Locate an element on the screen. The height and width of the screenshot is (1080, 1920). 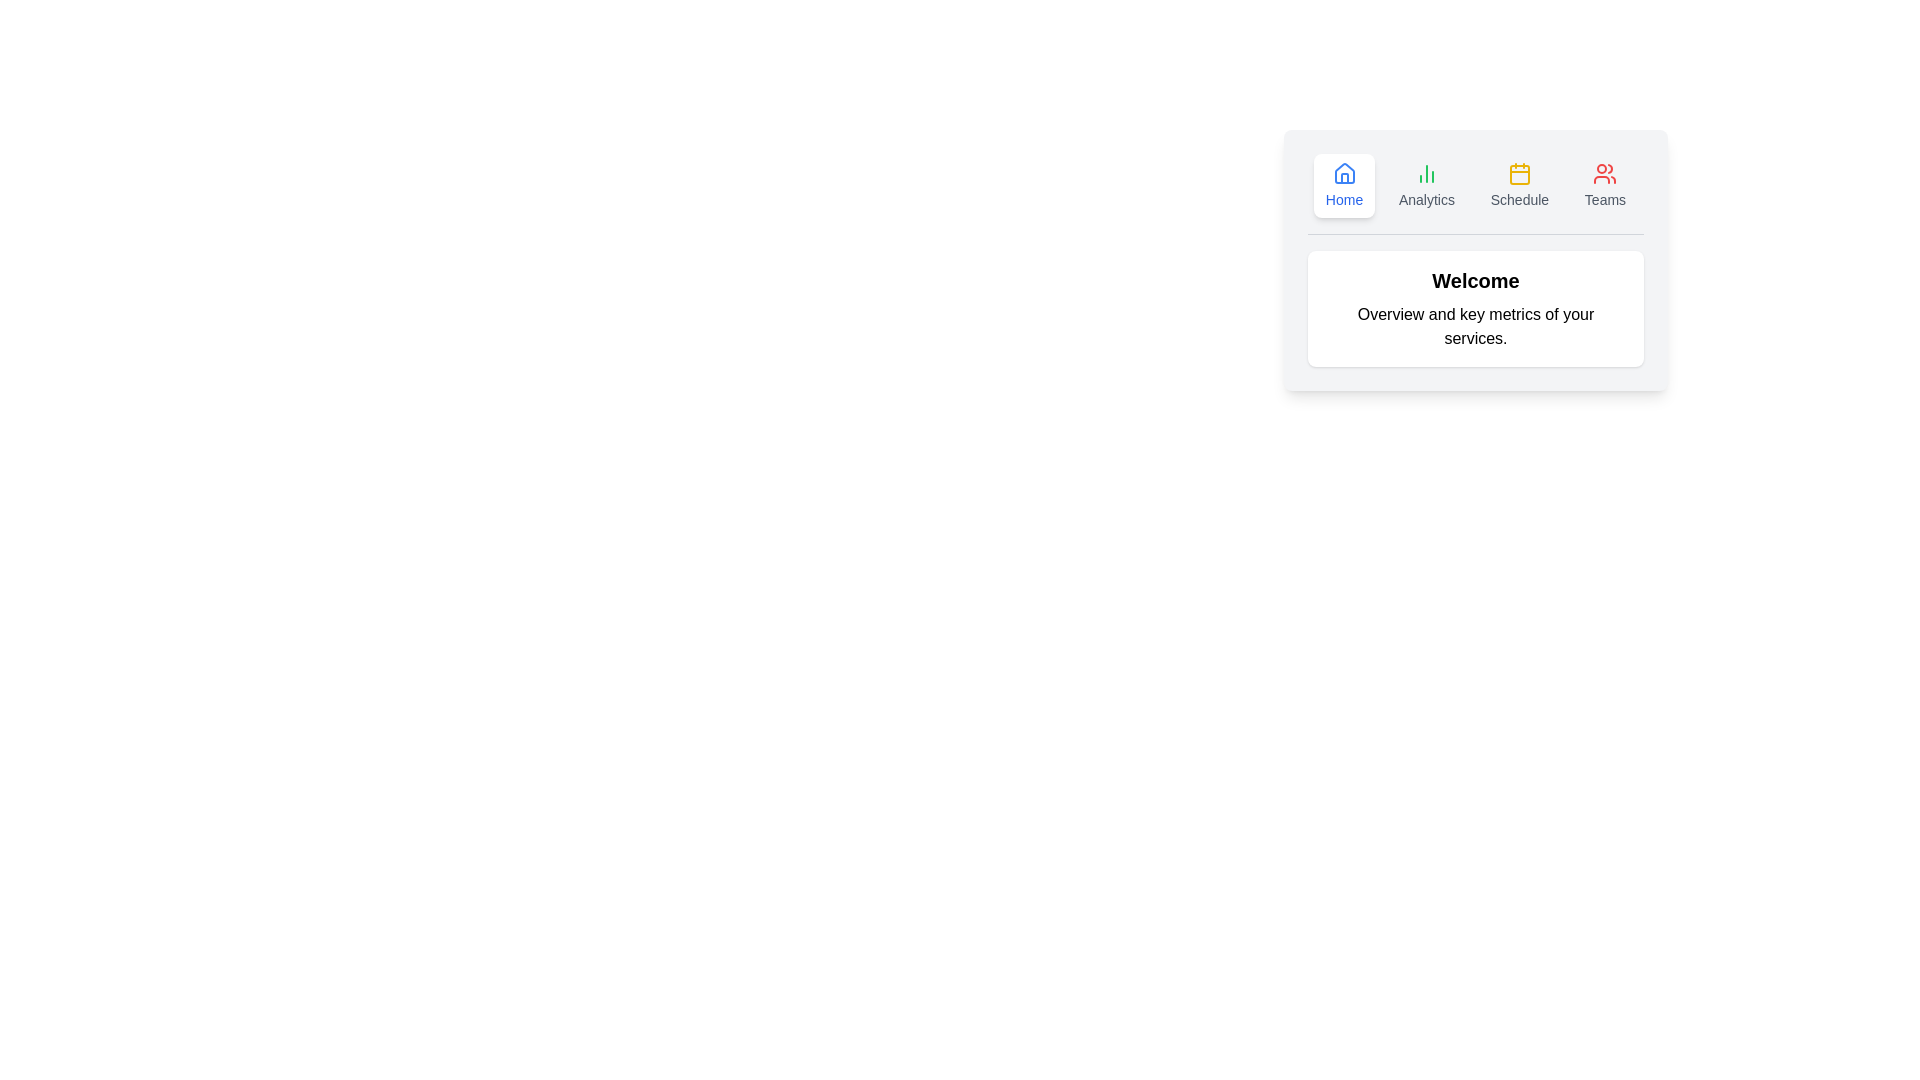
static text that provides descriptive information located directly beneath the bolded text 'Welcome' within the card-like structure is located at coordinates (1476, 326).